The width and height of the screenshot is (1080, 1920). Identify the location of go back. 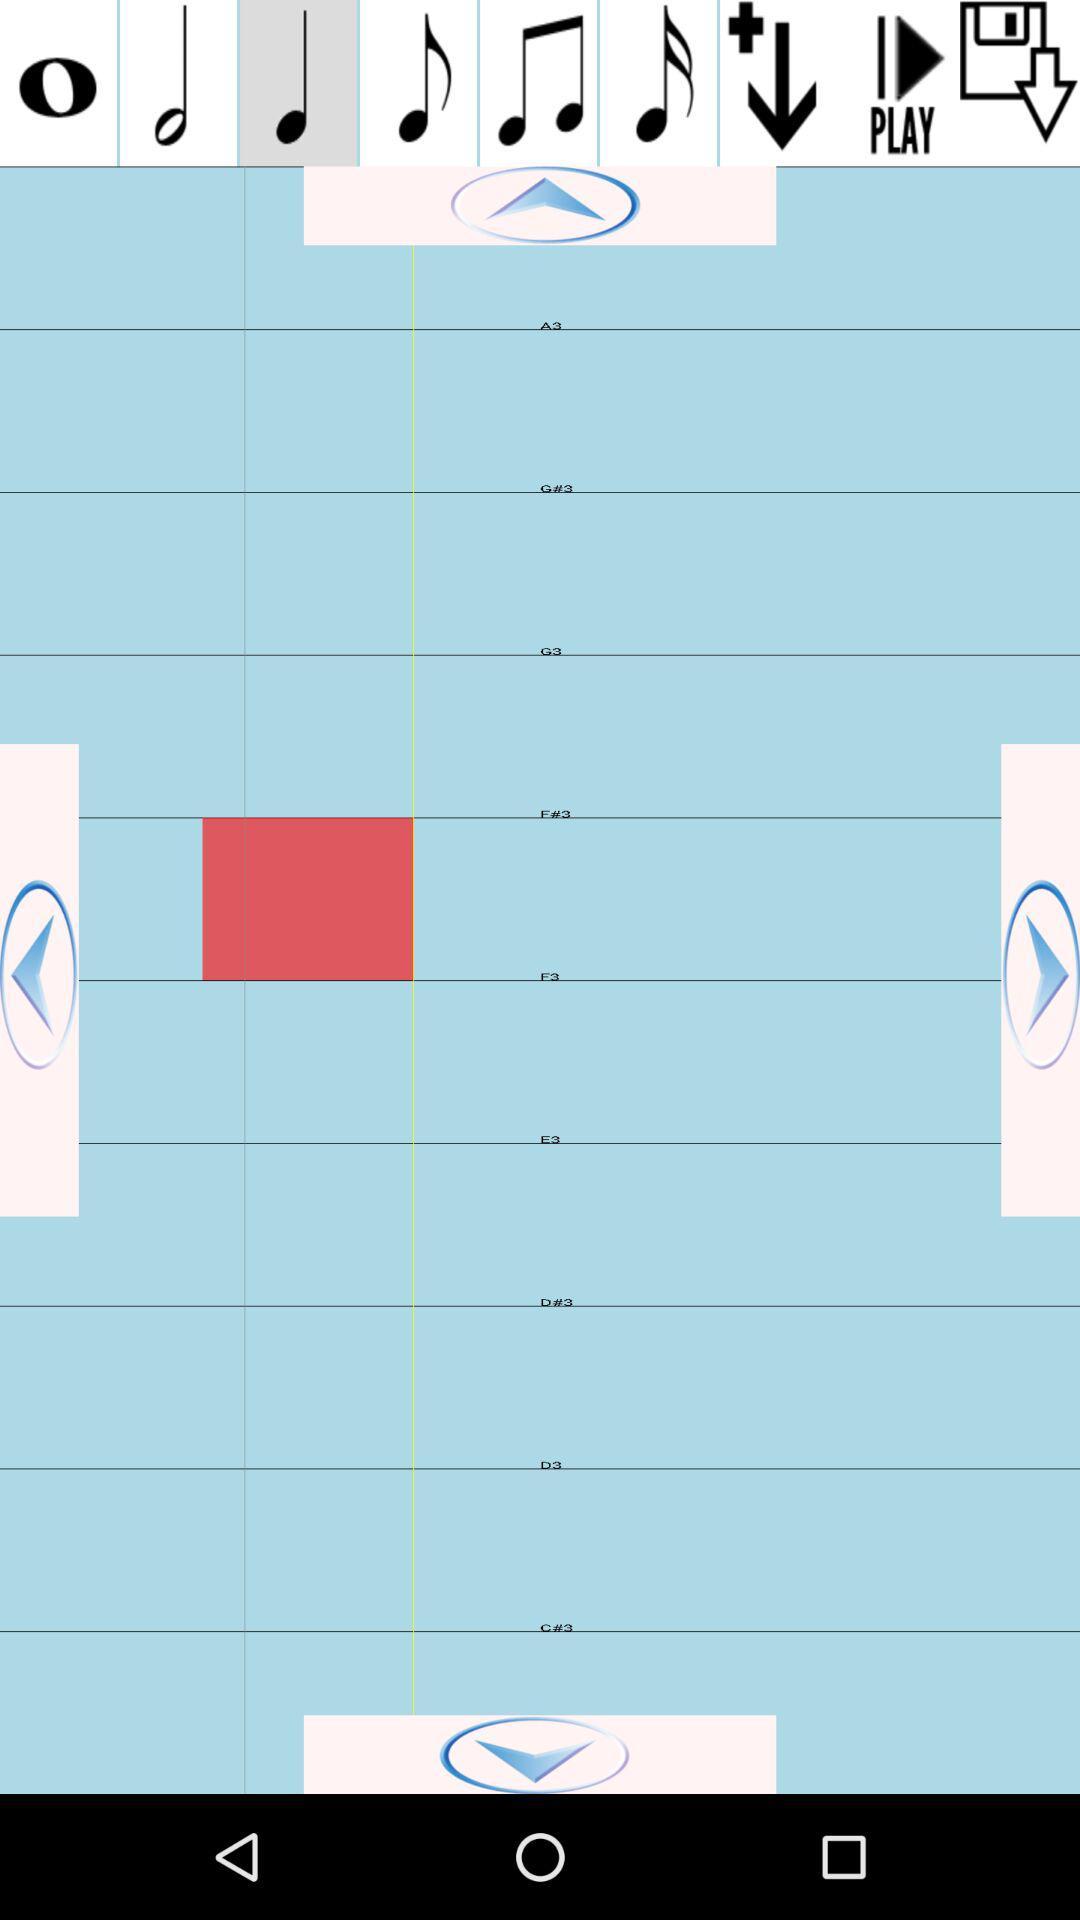
(39, 980).